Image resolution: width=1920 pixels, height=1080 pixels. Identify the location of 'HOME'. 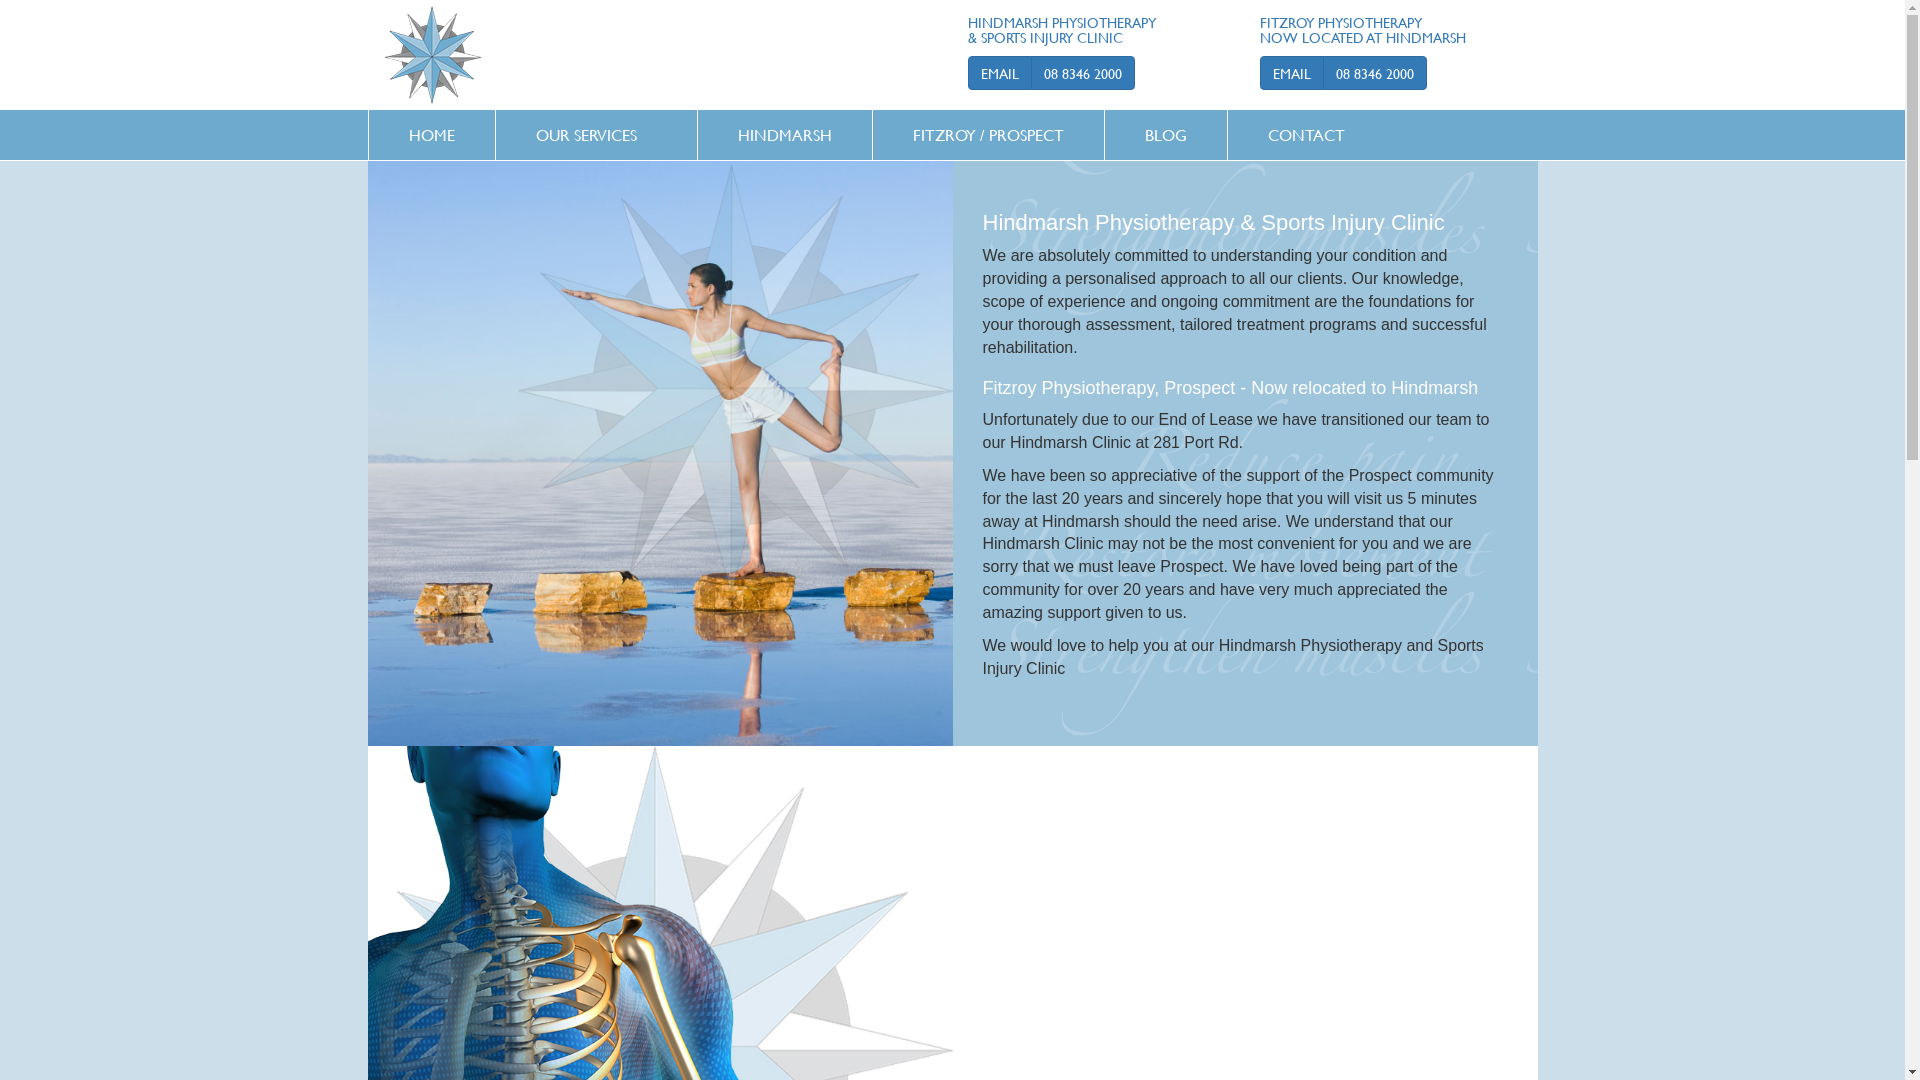
(430, 135).